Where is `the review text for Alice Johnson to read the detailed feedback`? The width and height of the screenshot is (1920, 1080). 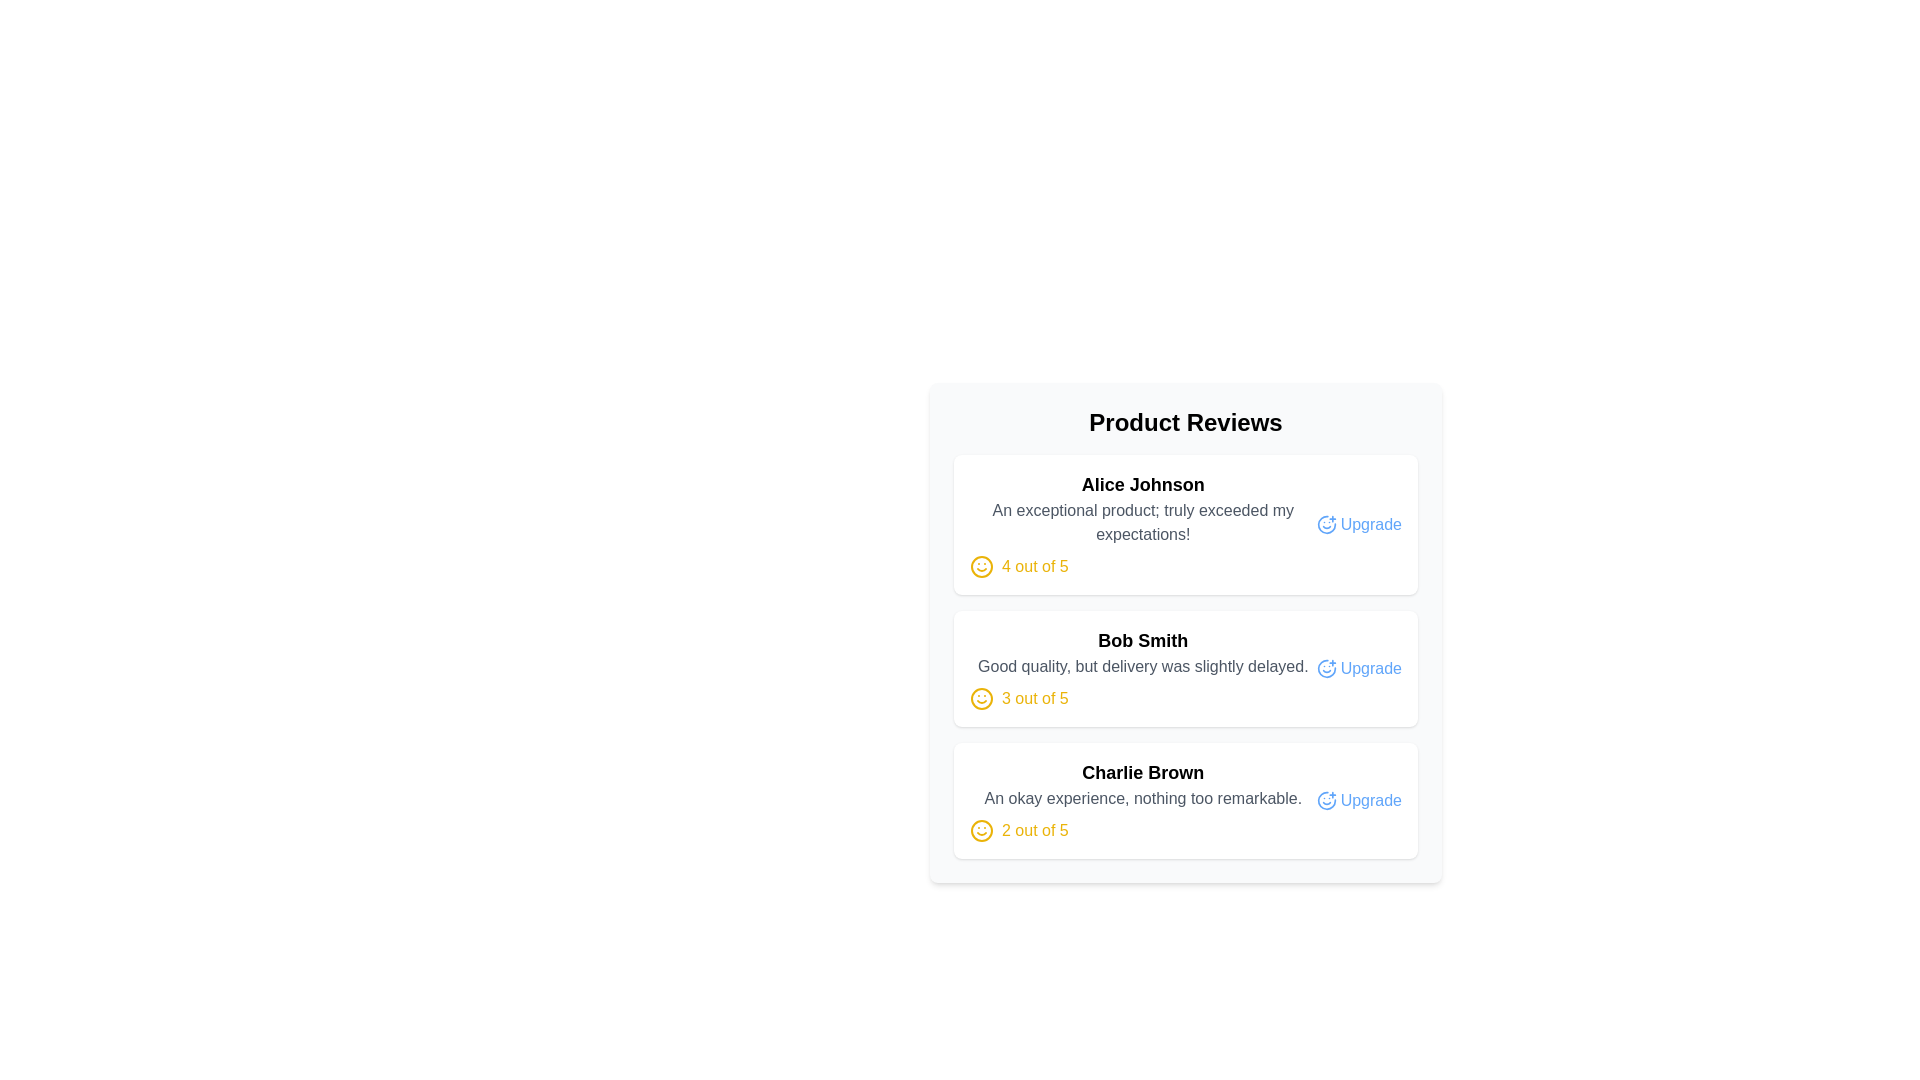 the review text for Alice Johnson to read the detailed feedback is located at coordinates (1143, 522).